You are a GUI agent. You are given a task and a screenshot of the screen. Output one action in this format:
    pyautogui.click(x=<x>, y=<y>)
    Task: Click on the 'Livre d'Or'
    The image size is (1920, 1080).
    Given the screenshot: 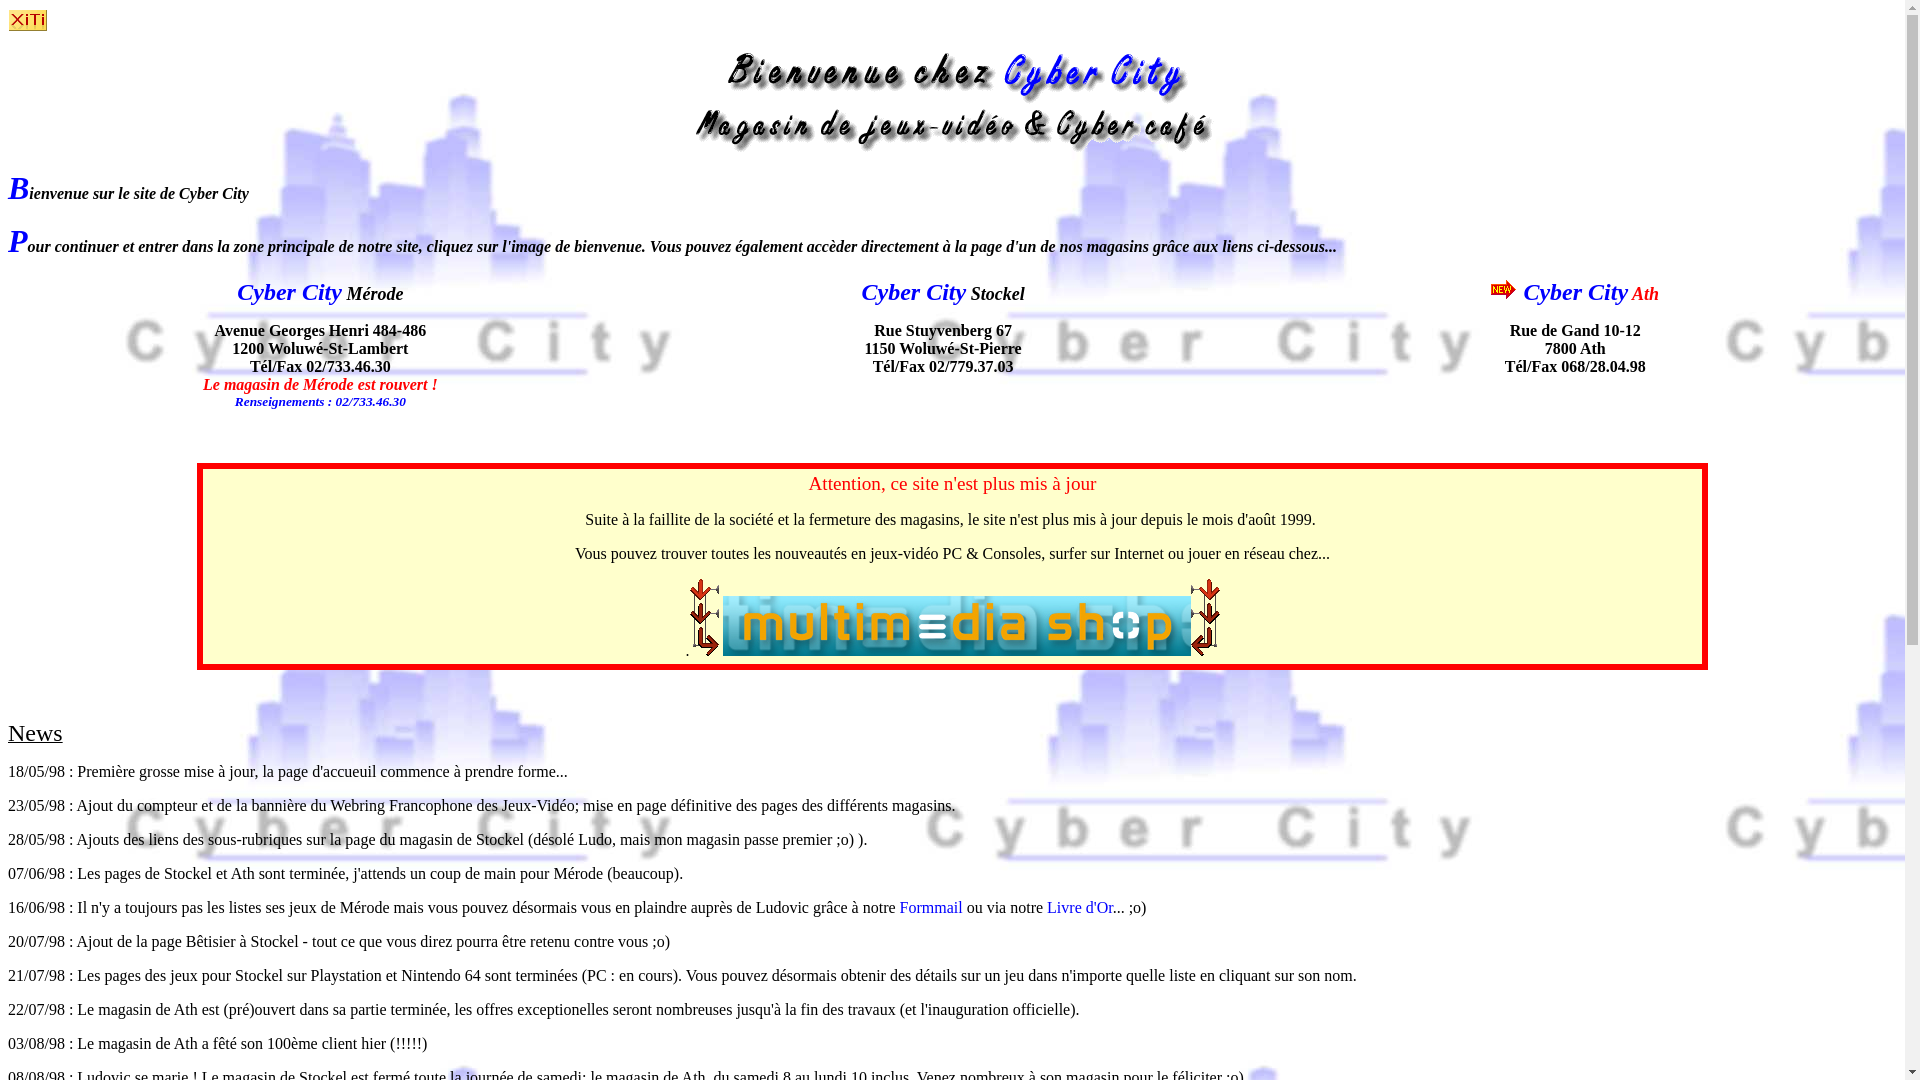 What is the action you would take?
    pyautogui.click(x=1079, y=907)
    